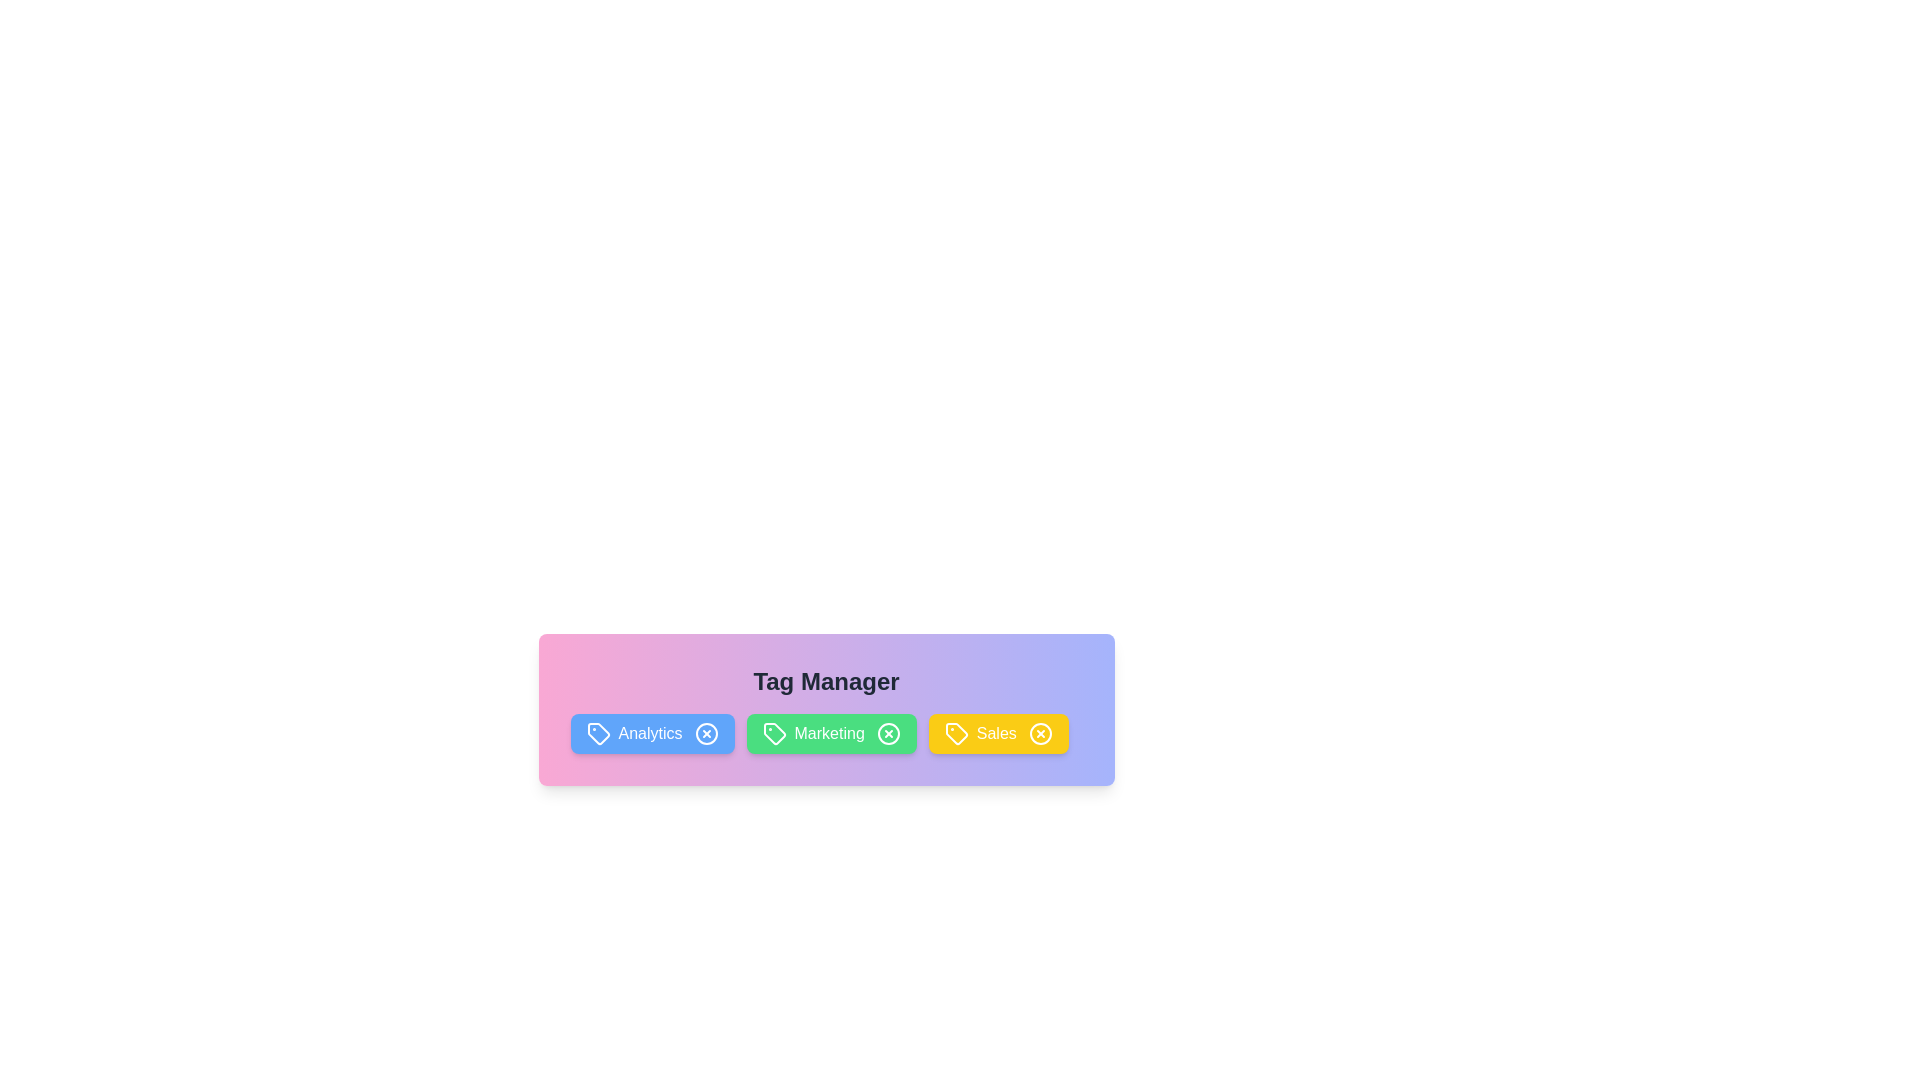  What do you see at coordinates (887, 733) in the screenshot?
I see `the close button of the tag labeled Marketing` at bounding box center [887, 733].